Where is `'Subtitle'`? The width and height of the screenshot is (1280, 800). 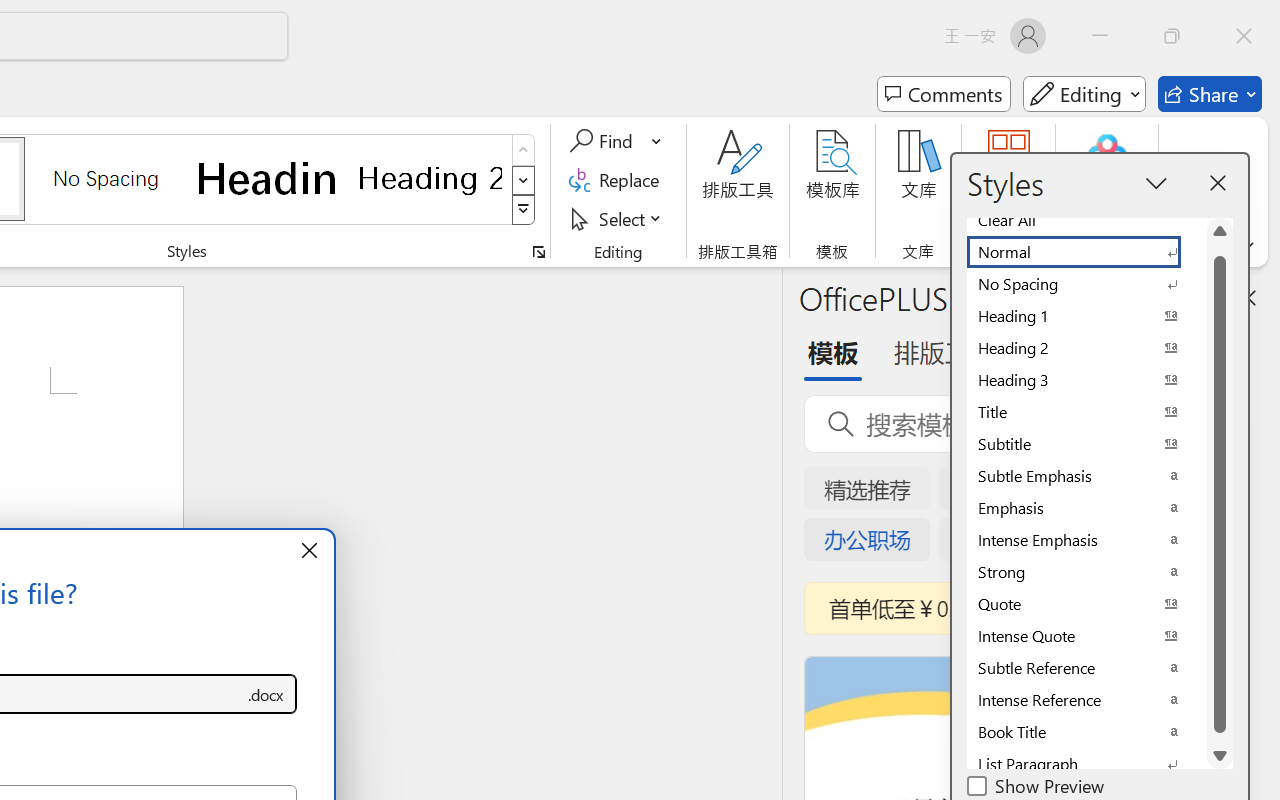
'Subtitle' is located at coordinates (1085, 443).